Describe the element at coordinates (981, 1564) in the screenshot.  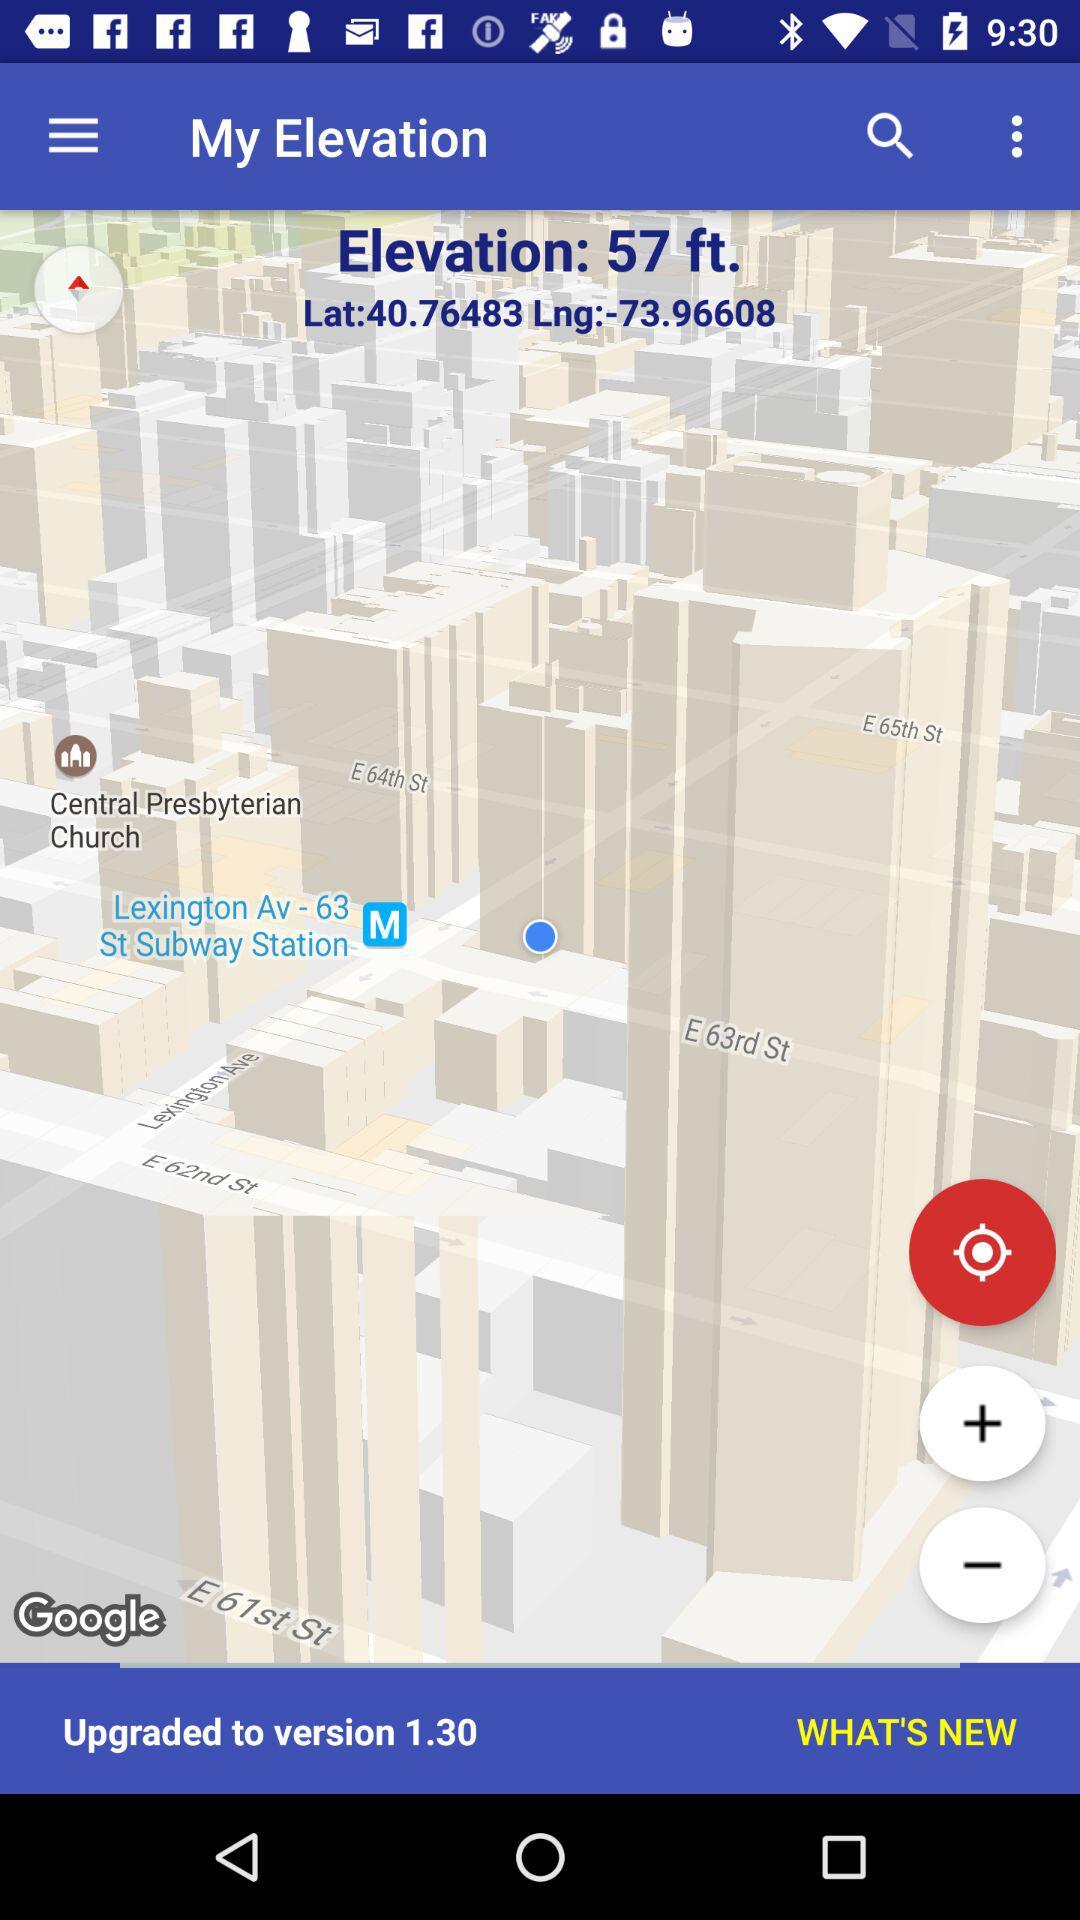
I see `zoon out` at that location.